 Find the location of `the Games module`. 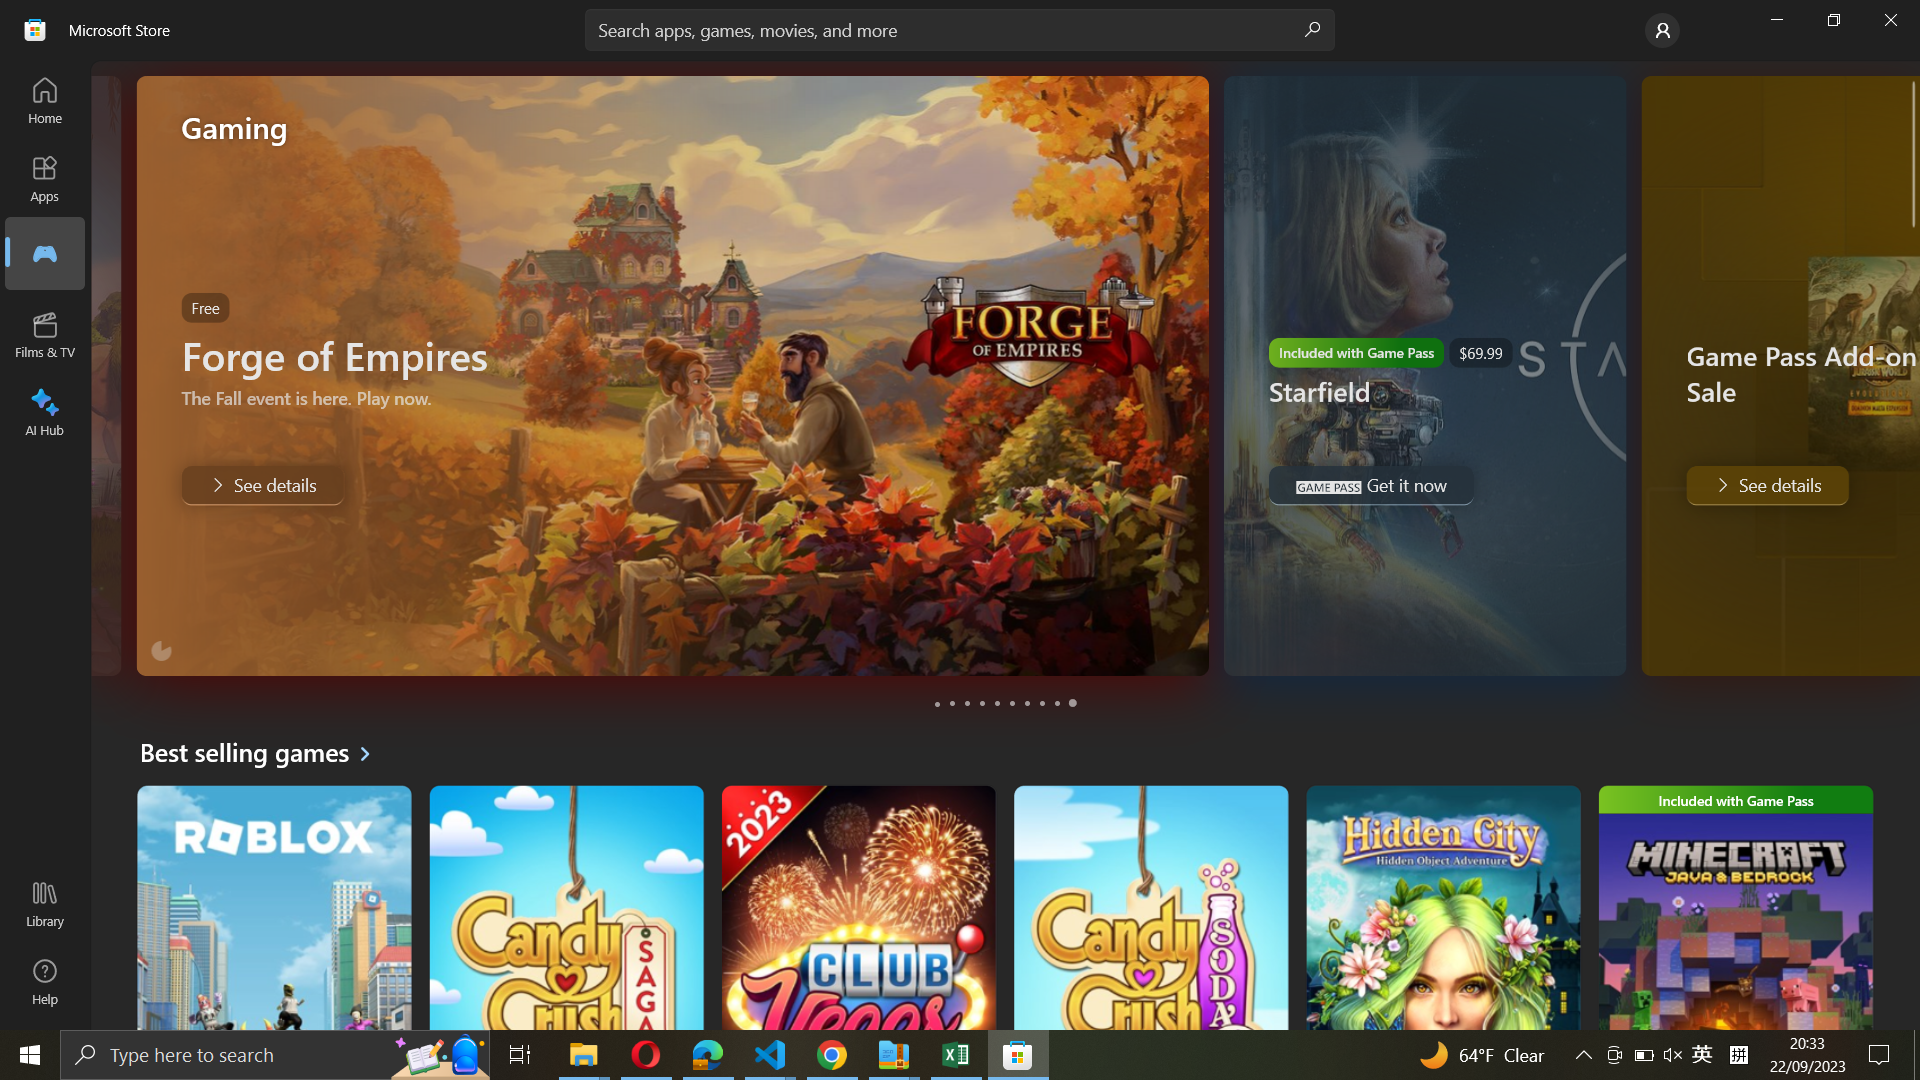

the Games module is located at coordinates (43, 252).